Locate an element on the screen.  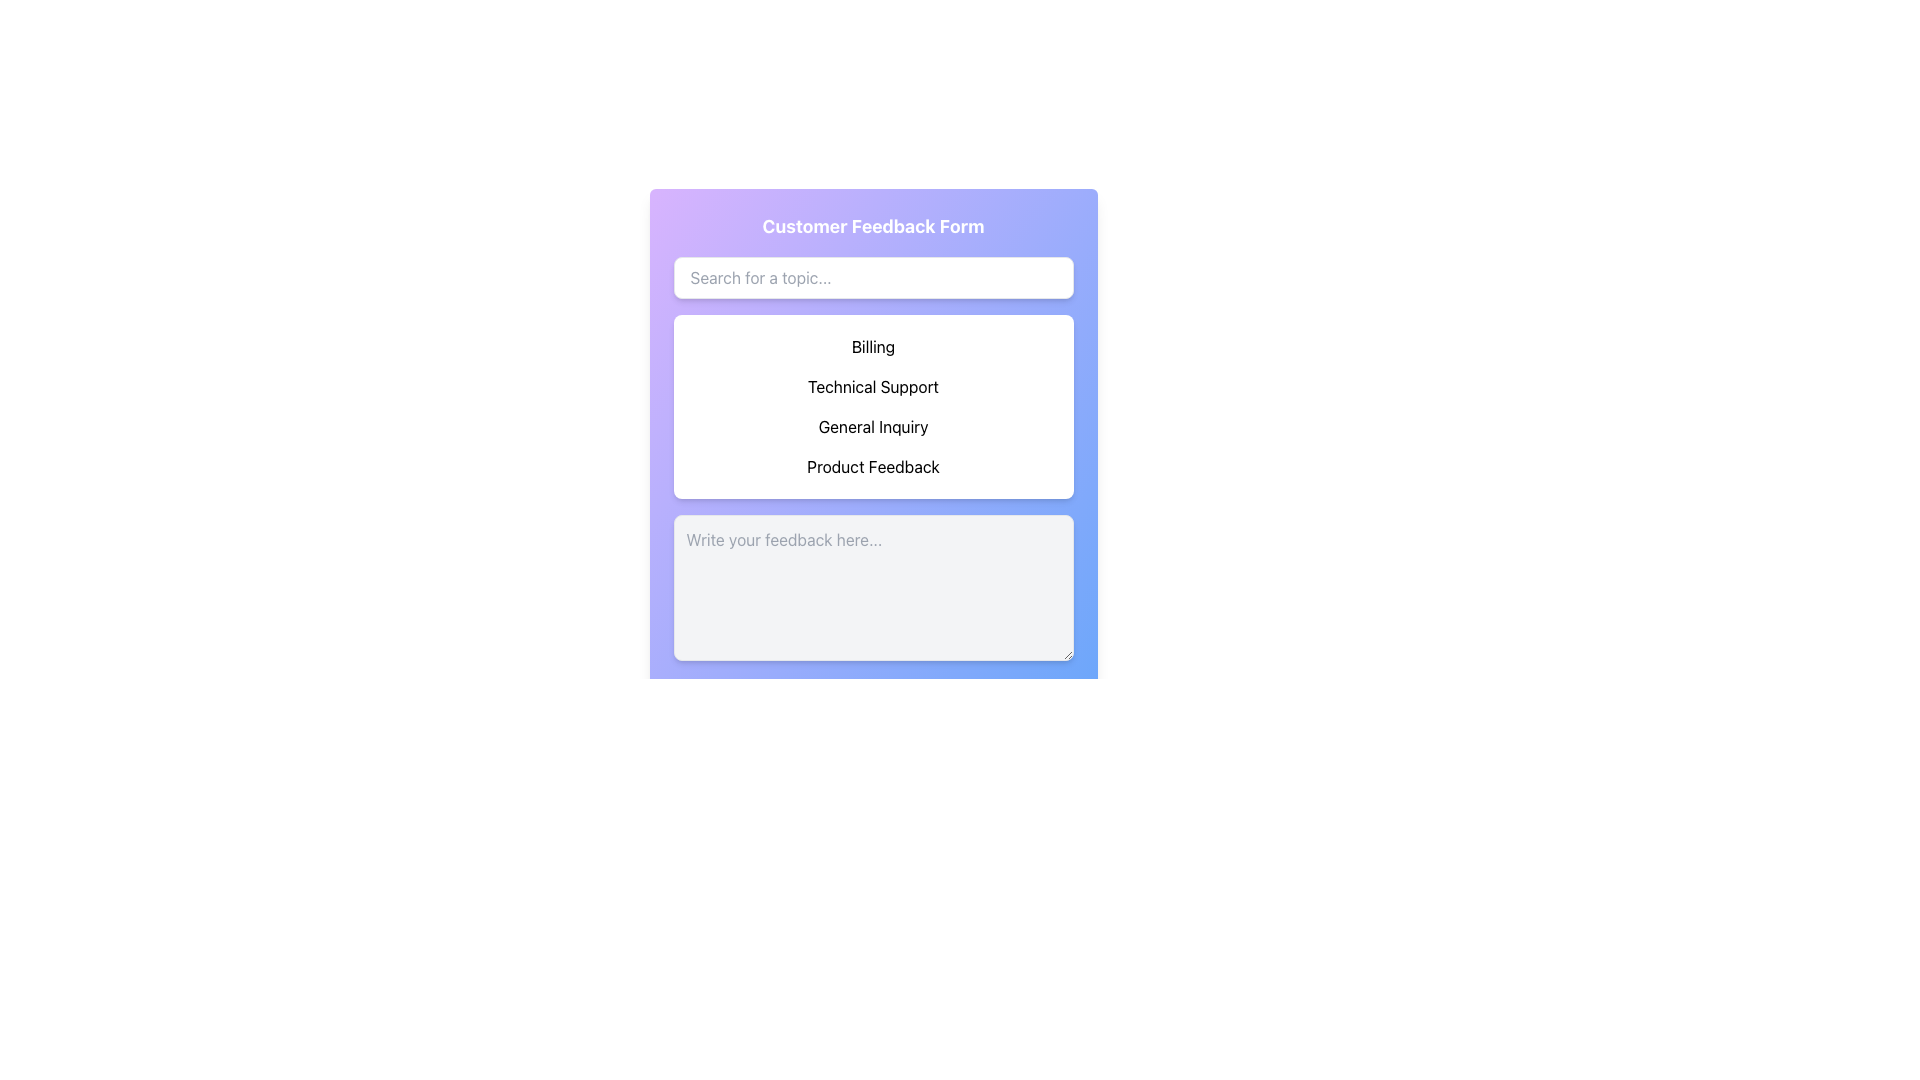
the multi-line textarea for user feedback located centrally beneath the section headers and above the 'Submit Feedback' button to focus and start typing is located at coordinates (873, 586).